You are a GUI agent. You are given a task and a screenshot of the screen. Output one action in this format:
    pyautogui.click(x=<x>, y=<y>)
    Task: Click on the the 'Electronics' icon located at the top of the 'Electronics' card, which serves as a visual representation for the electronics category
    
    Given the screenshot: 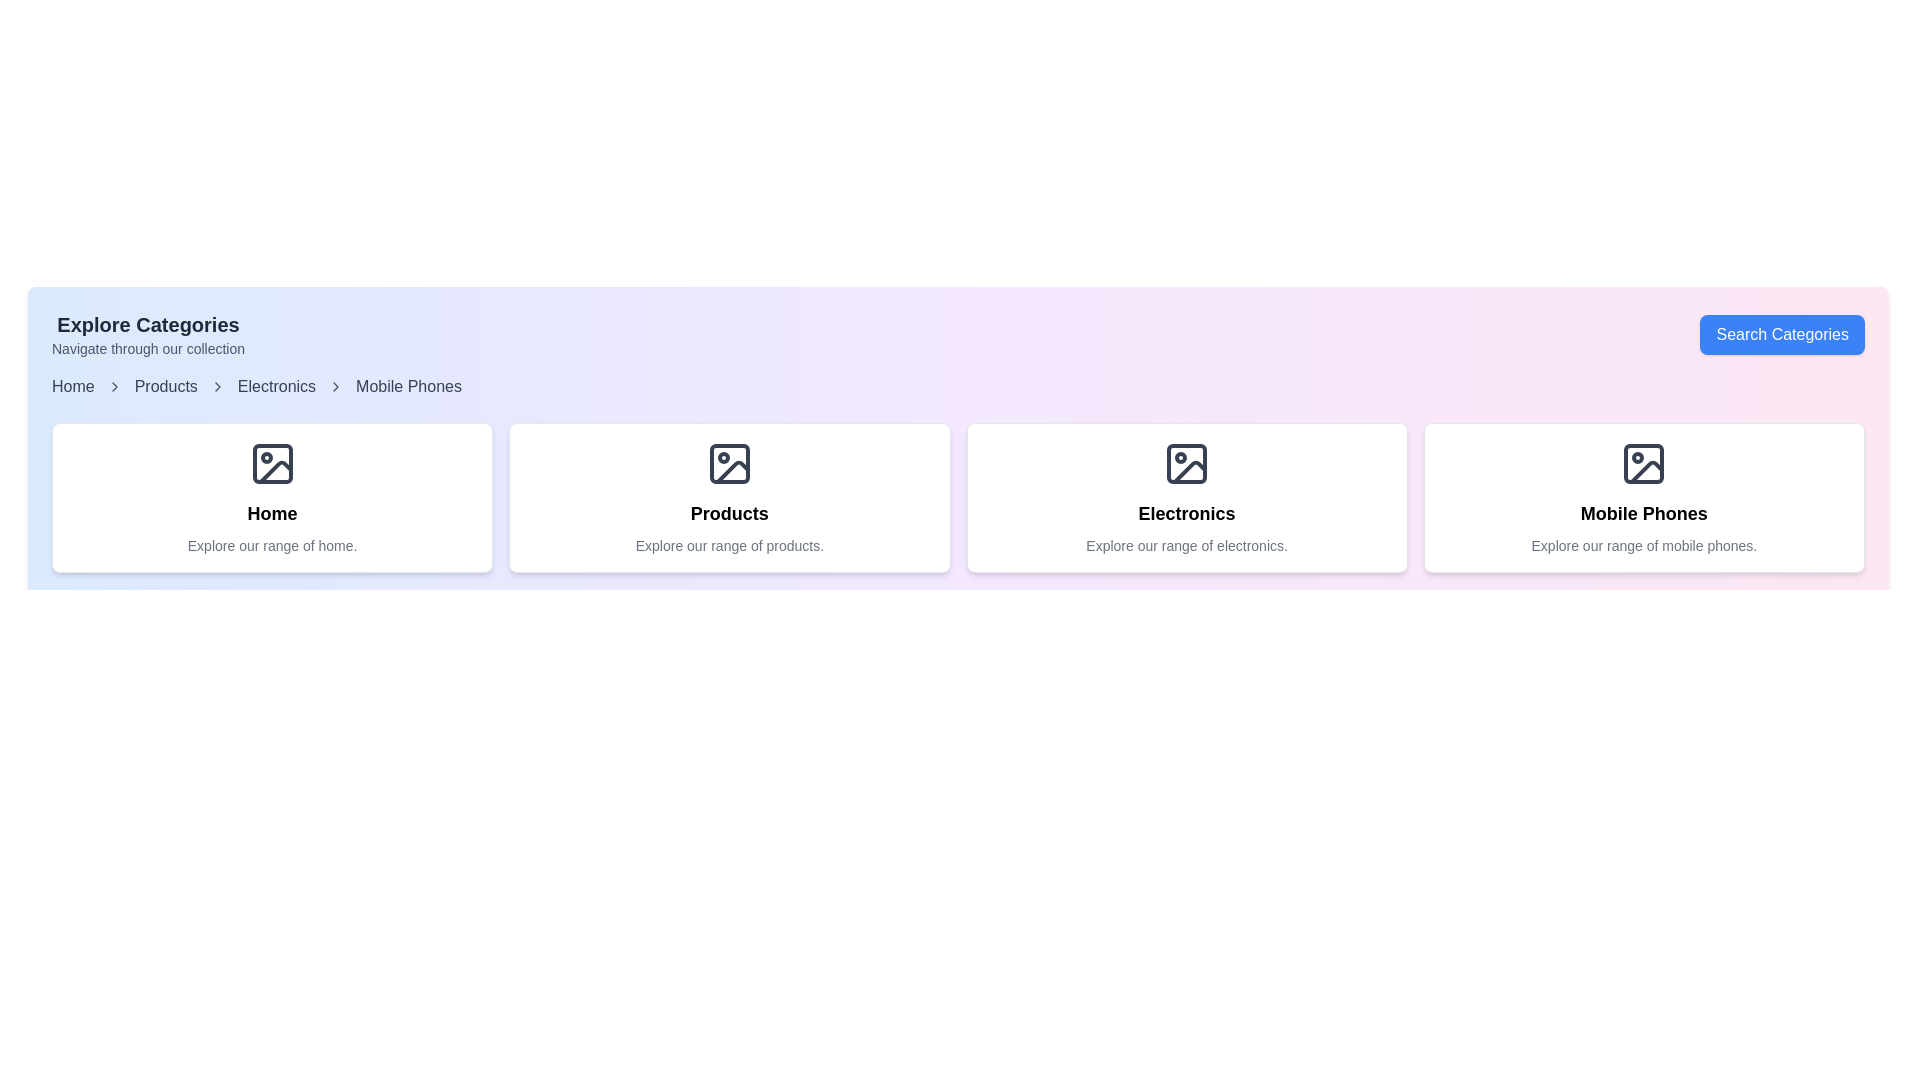 What is the action you would take?
    pyautogui.click(x=1187, y=463)
    